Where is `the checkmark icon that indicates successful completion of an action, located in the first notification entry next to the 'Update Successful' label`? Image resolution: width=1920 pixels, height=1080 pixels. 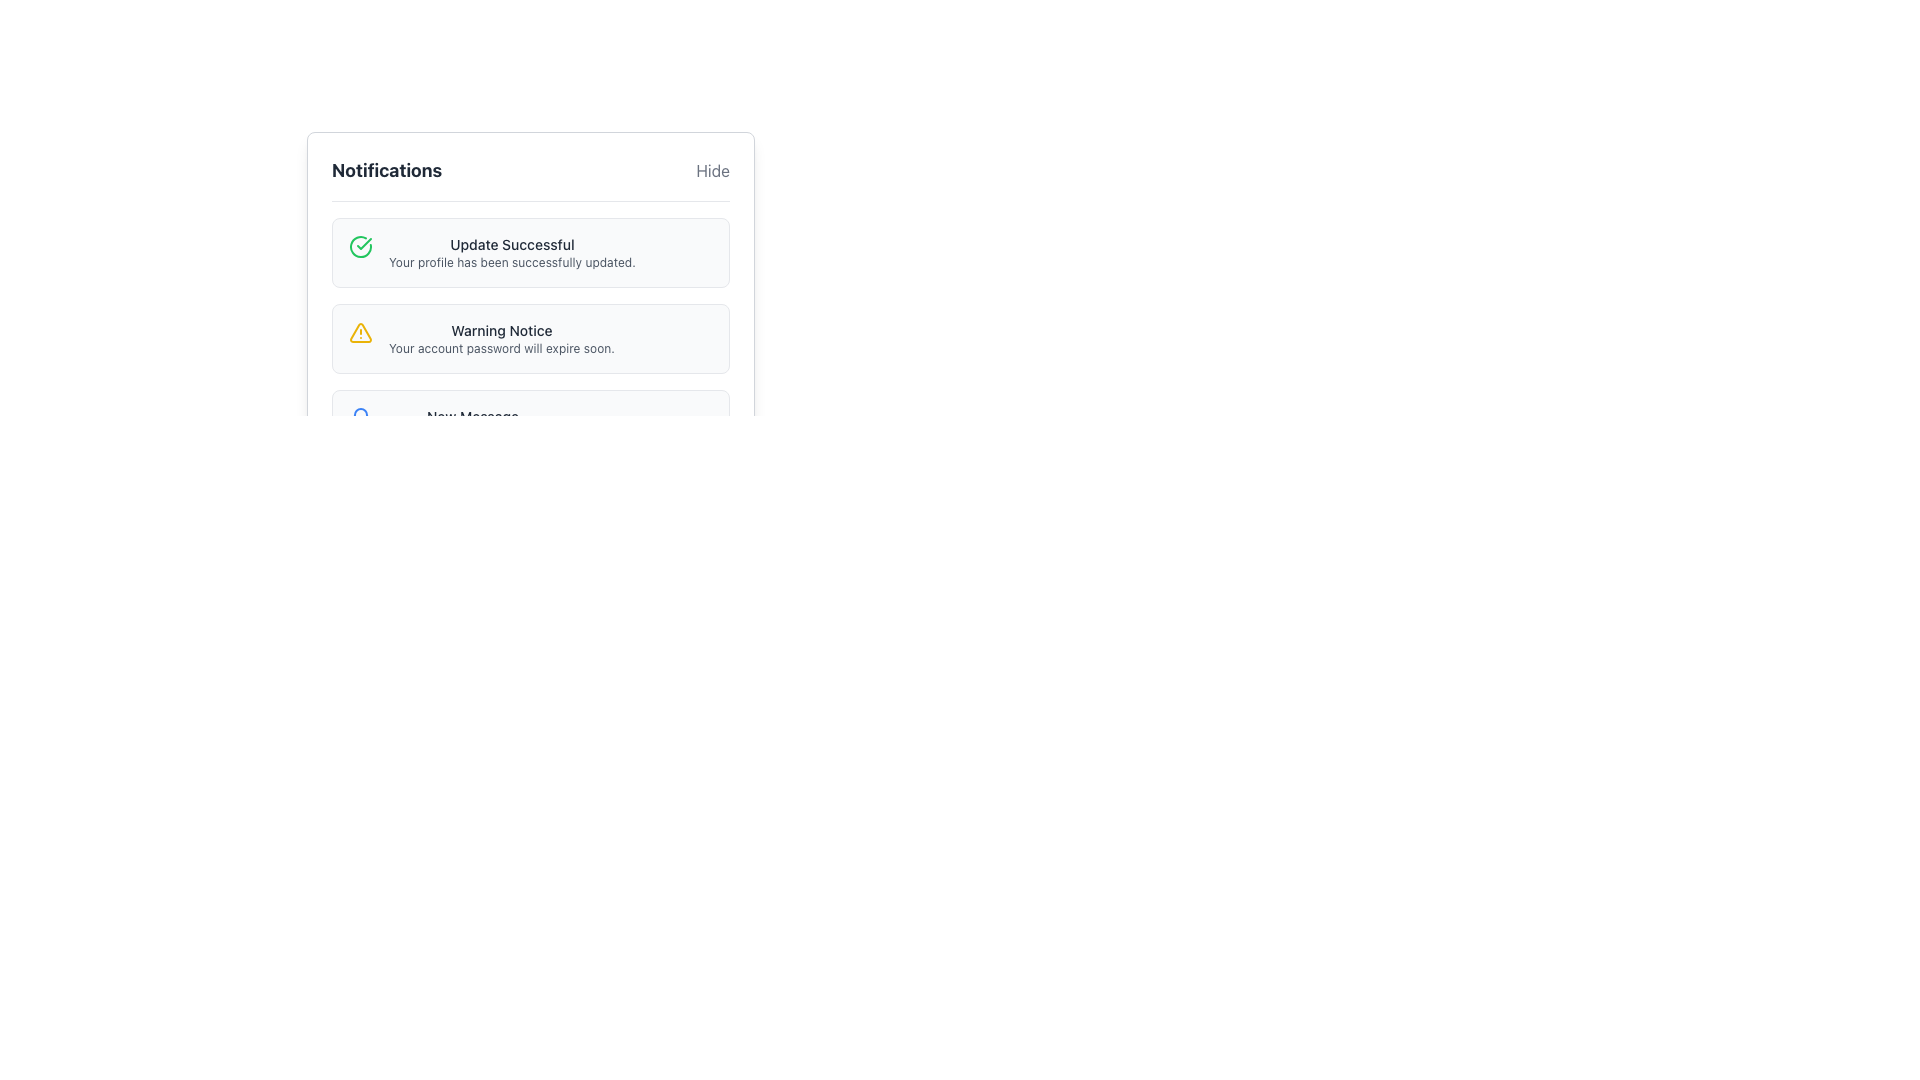 the checkmark icon that indicates successful completion of an action, located in the first notification entry next to the 'Update Successful' label is located at coordinates (364, 242).